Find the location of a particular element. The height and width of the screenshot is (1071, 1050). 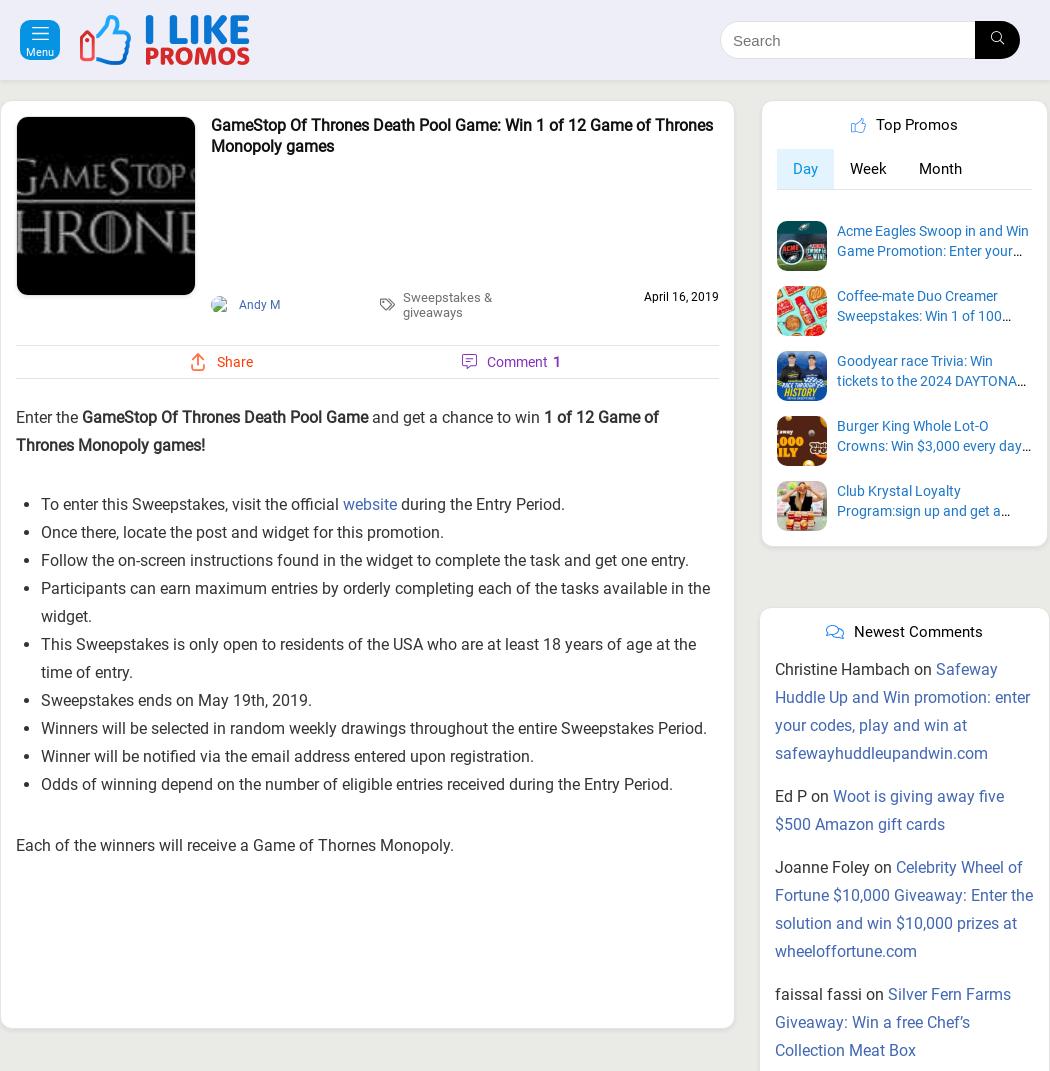

'Day' is located at coordinates (804, 58).